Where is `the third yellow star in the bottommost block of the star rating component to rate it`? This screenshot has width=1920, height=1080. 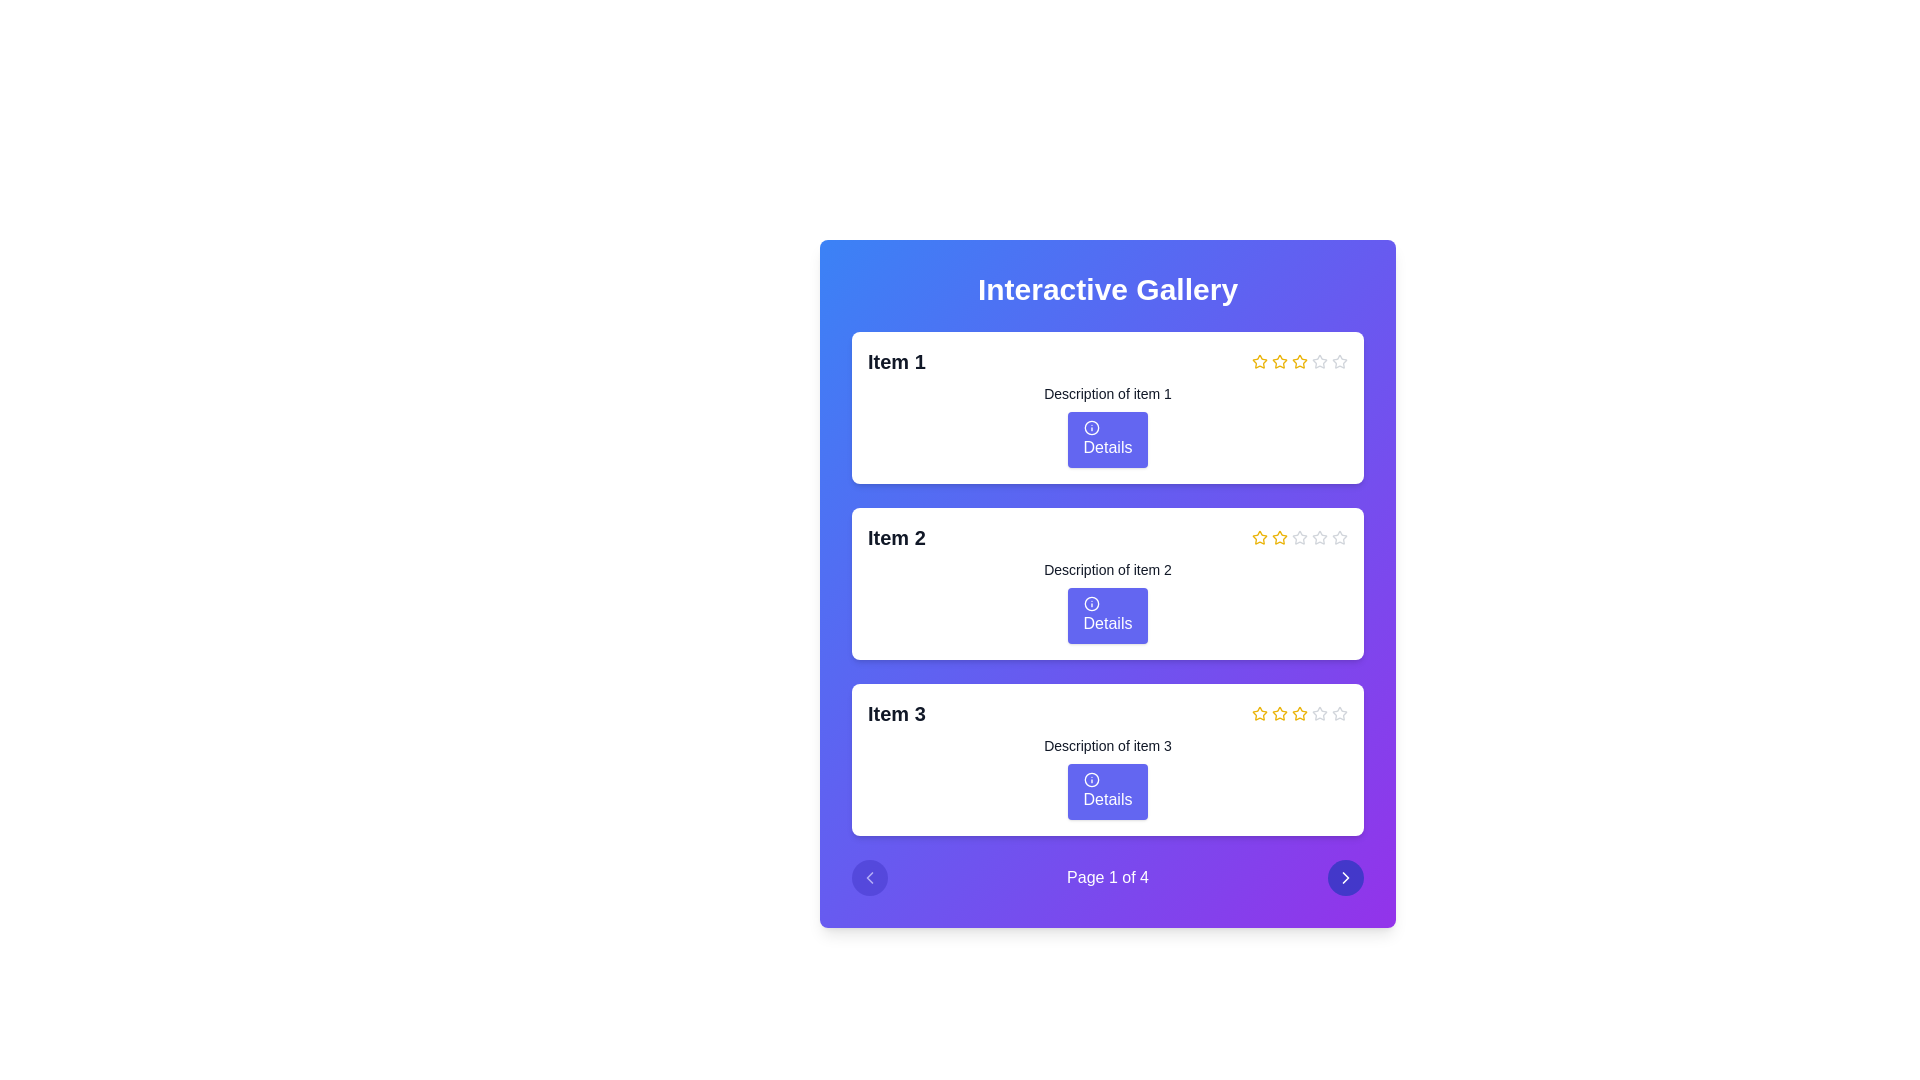 the third yellow star in the bottommost block of the star rating component to rate it is located at coordinates (1280, 712).